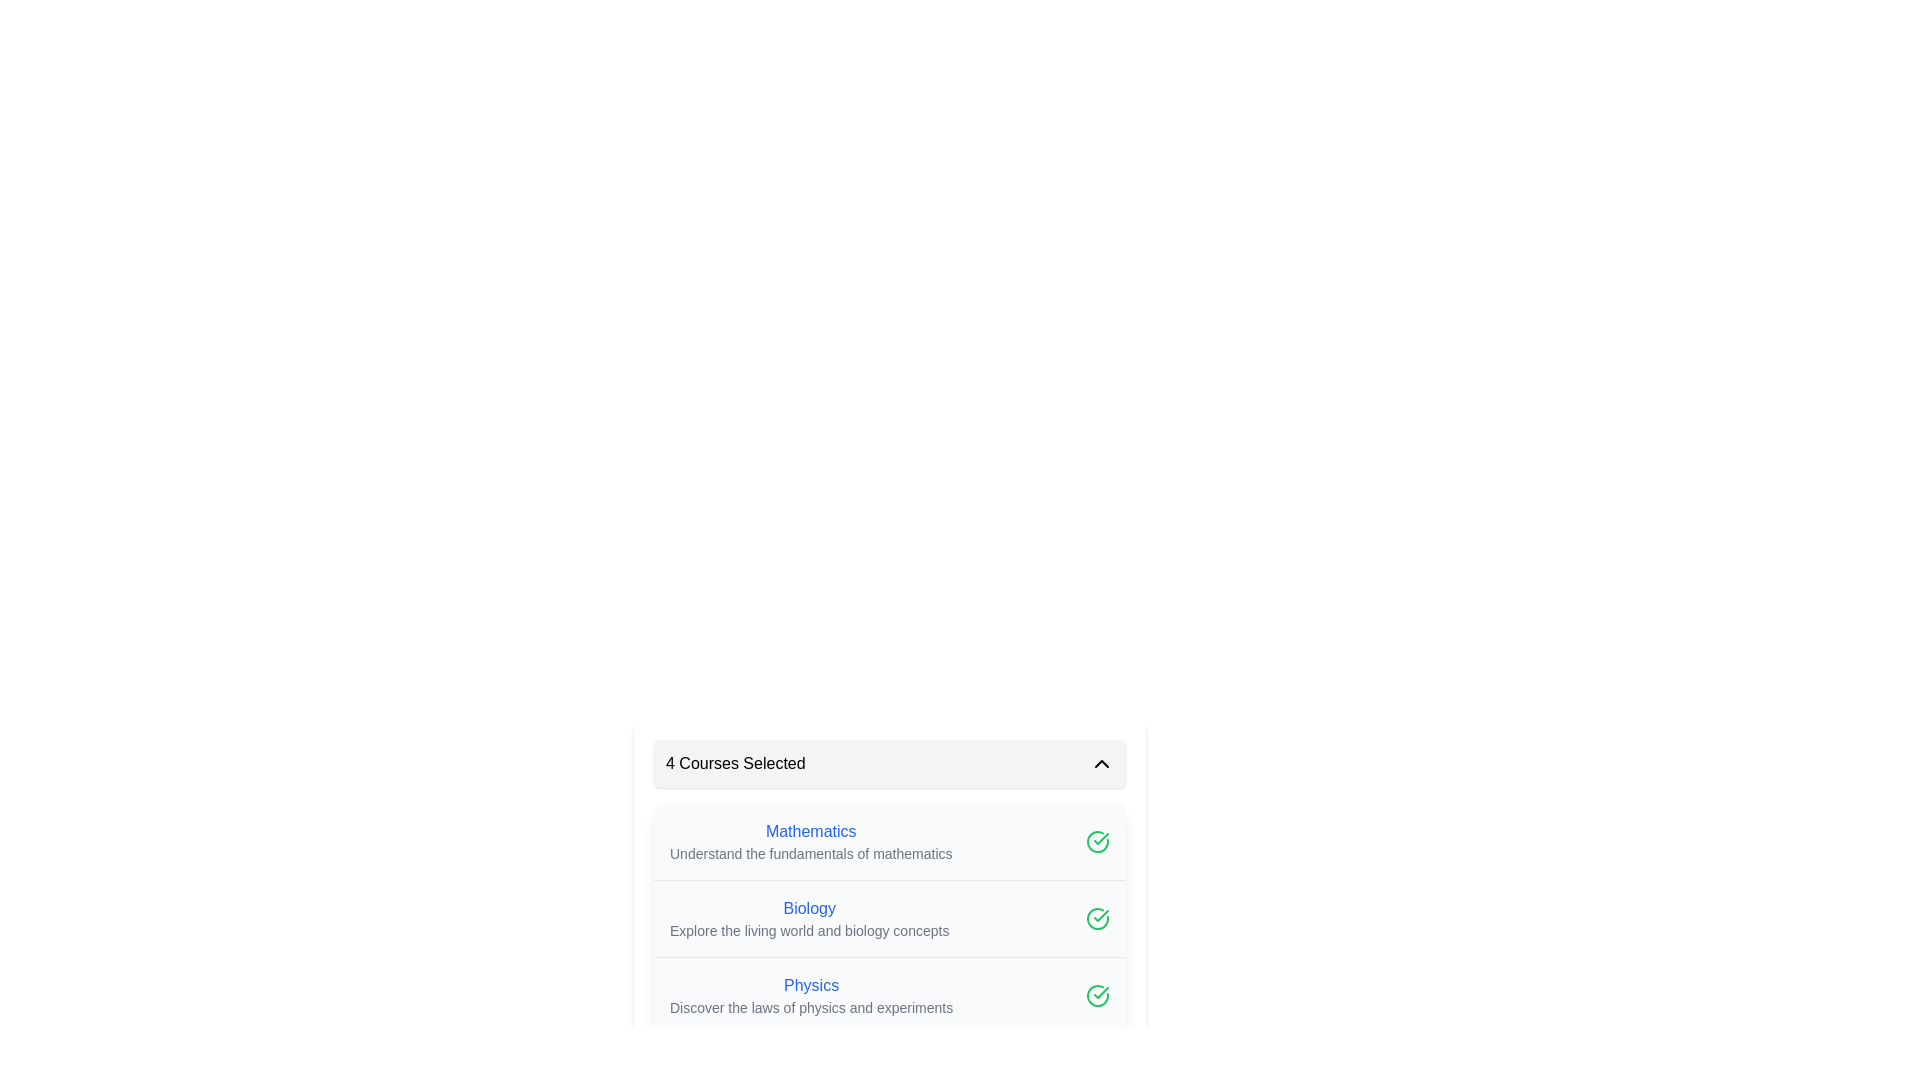 The image size is (1920, 1080). Describe the element at coordinates (1097, 995) in the screenshot. I see `the visual representation of the checkmark icon indicating completion for the courses 'Mathematics' and 'Biology', located in the rightmost column of the table` at that location.